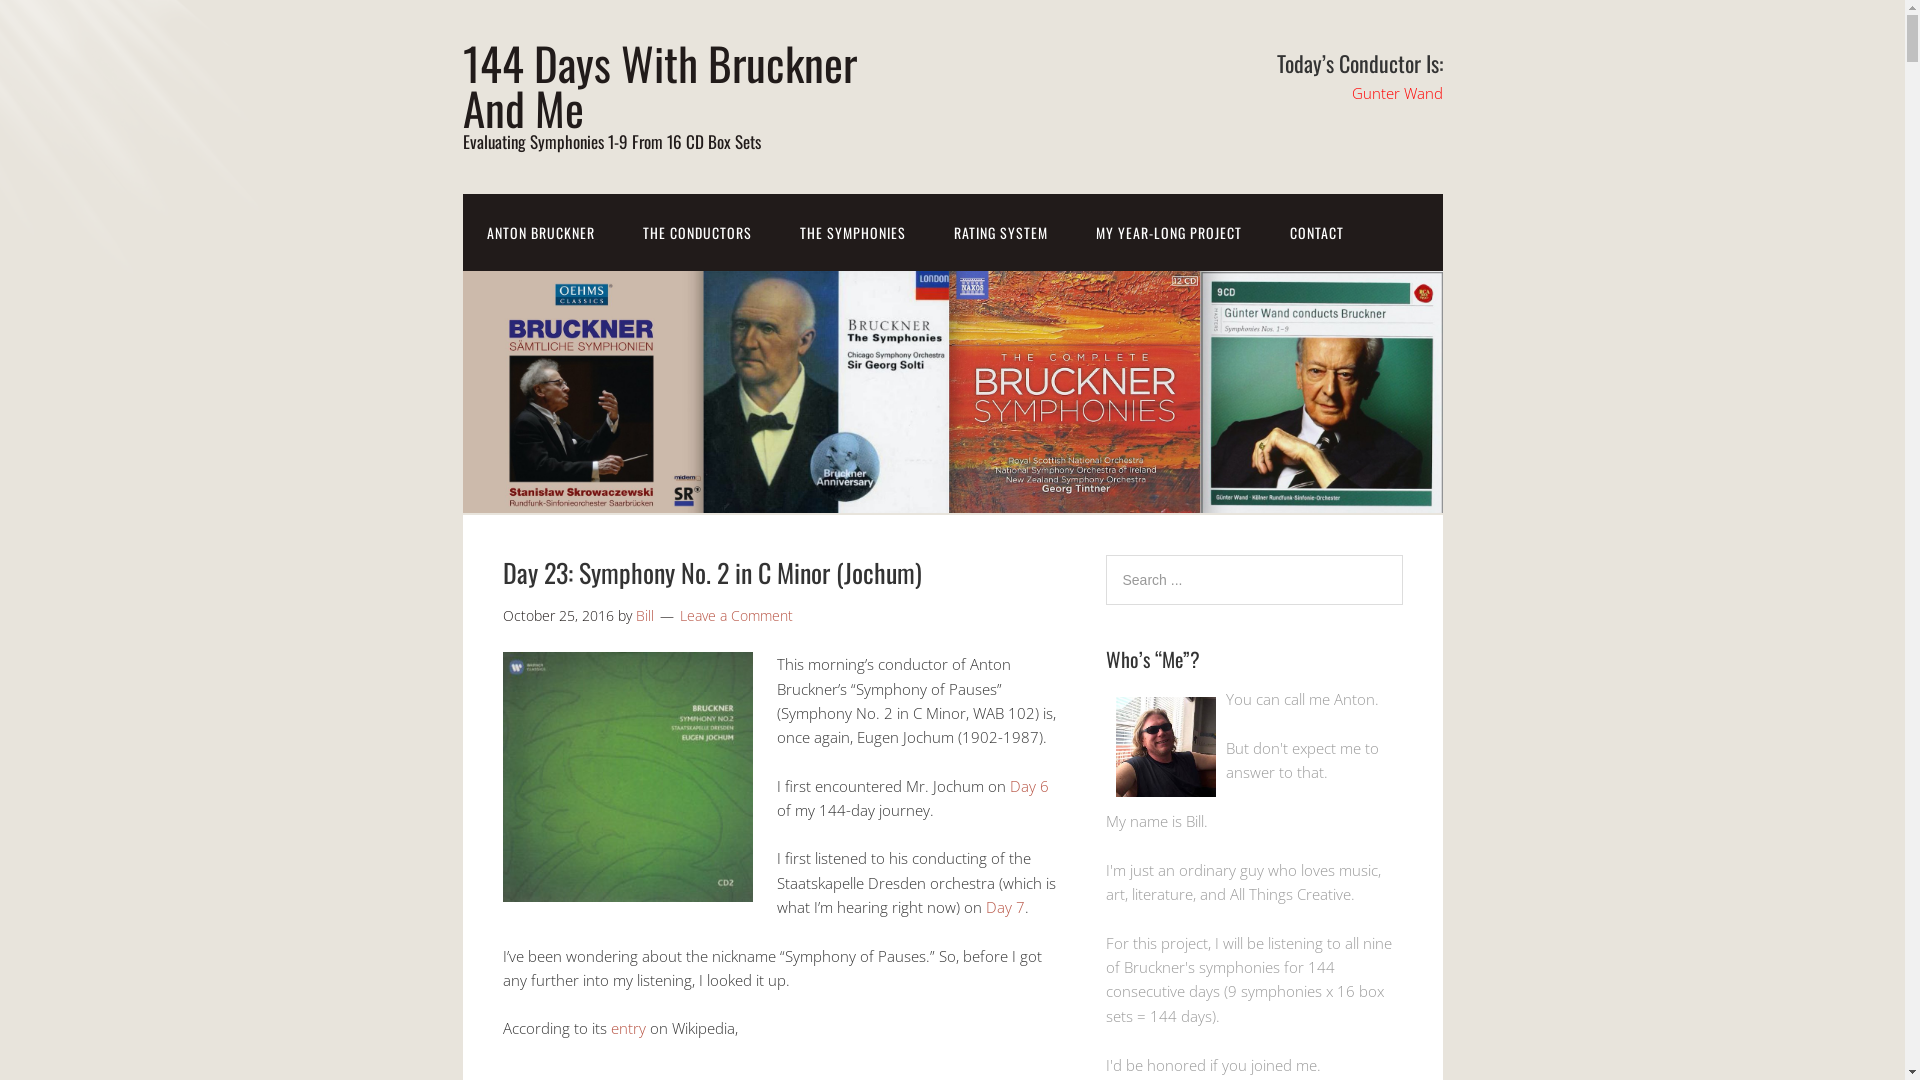 This screenshot has width=1920, height=1080. Describe the element at coordinates (1029, 785) in the screenshot. I see `'Day 6'` at that location.